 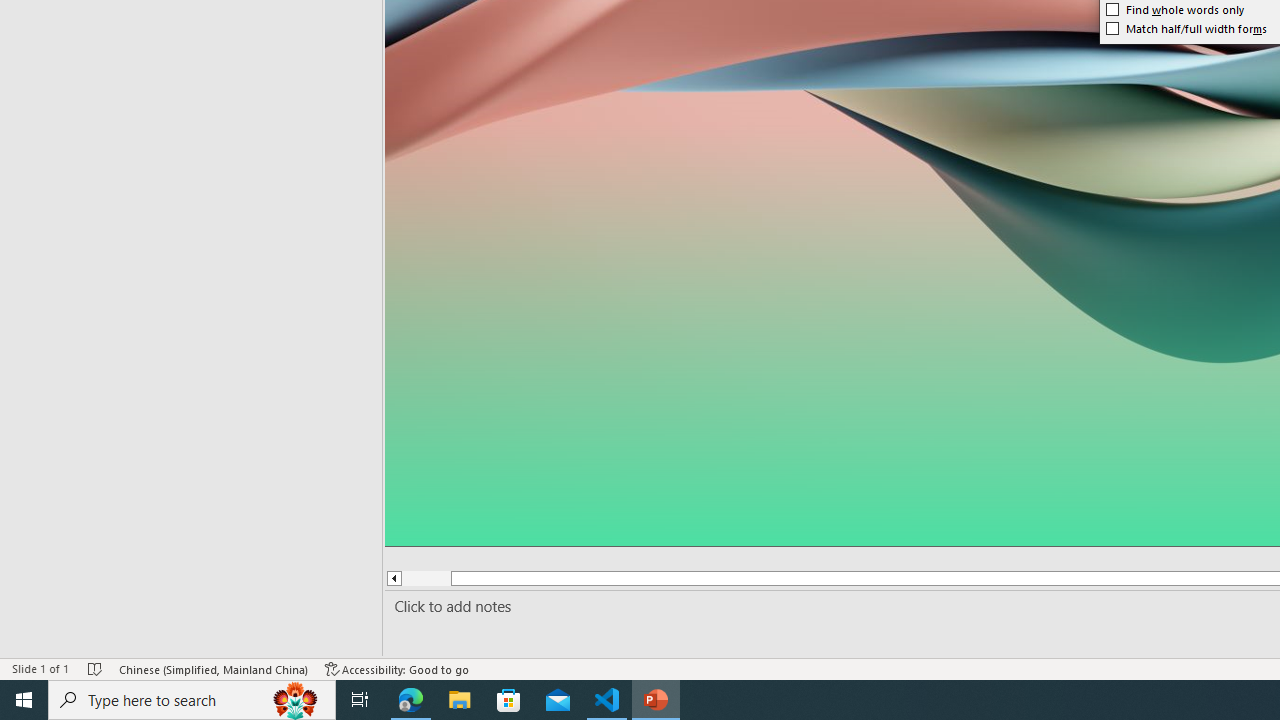 What do you see at coordinates (459, 698) in the screenshot?
I see `'File Explorer'` at bounding box center [459, 698].